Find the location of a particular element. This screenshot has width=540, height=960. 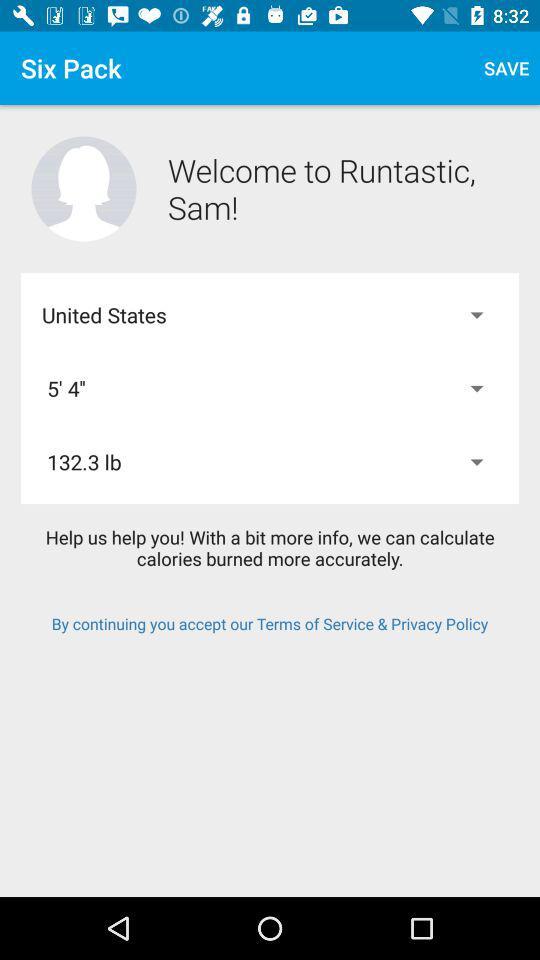

the 132.3 lb item is located at coordinates (270, 462).